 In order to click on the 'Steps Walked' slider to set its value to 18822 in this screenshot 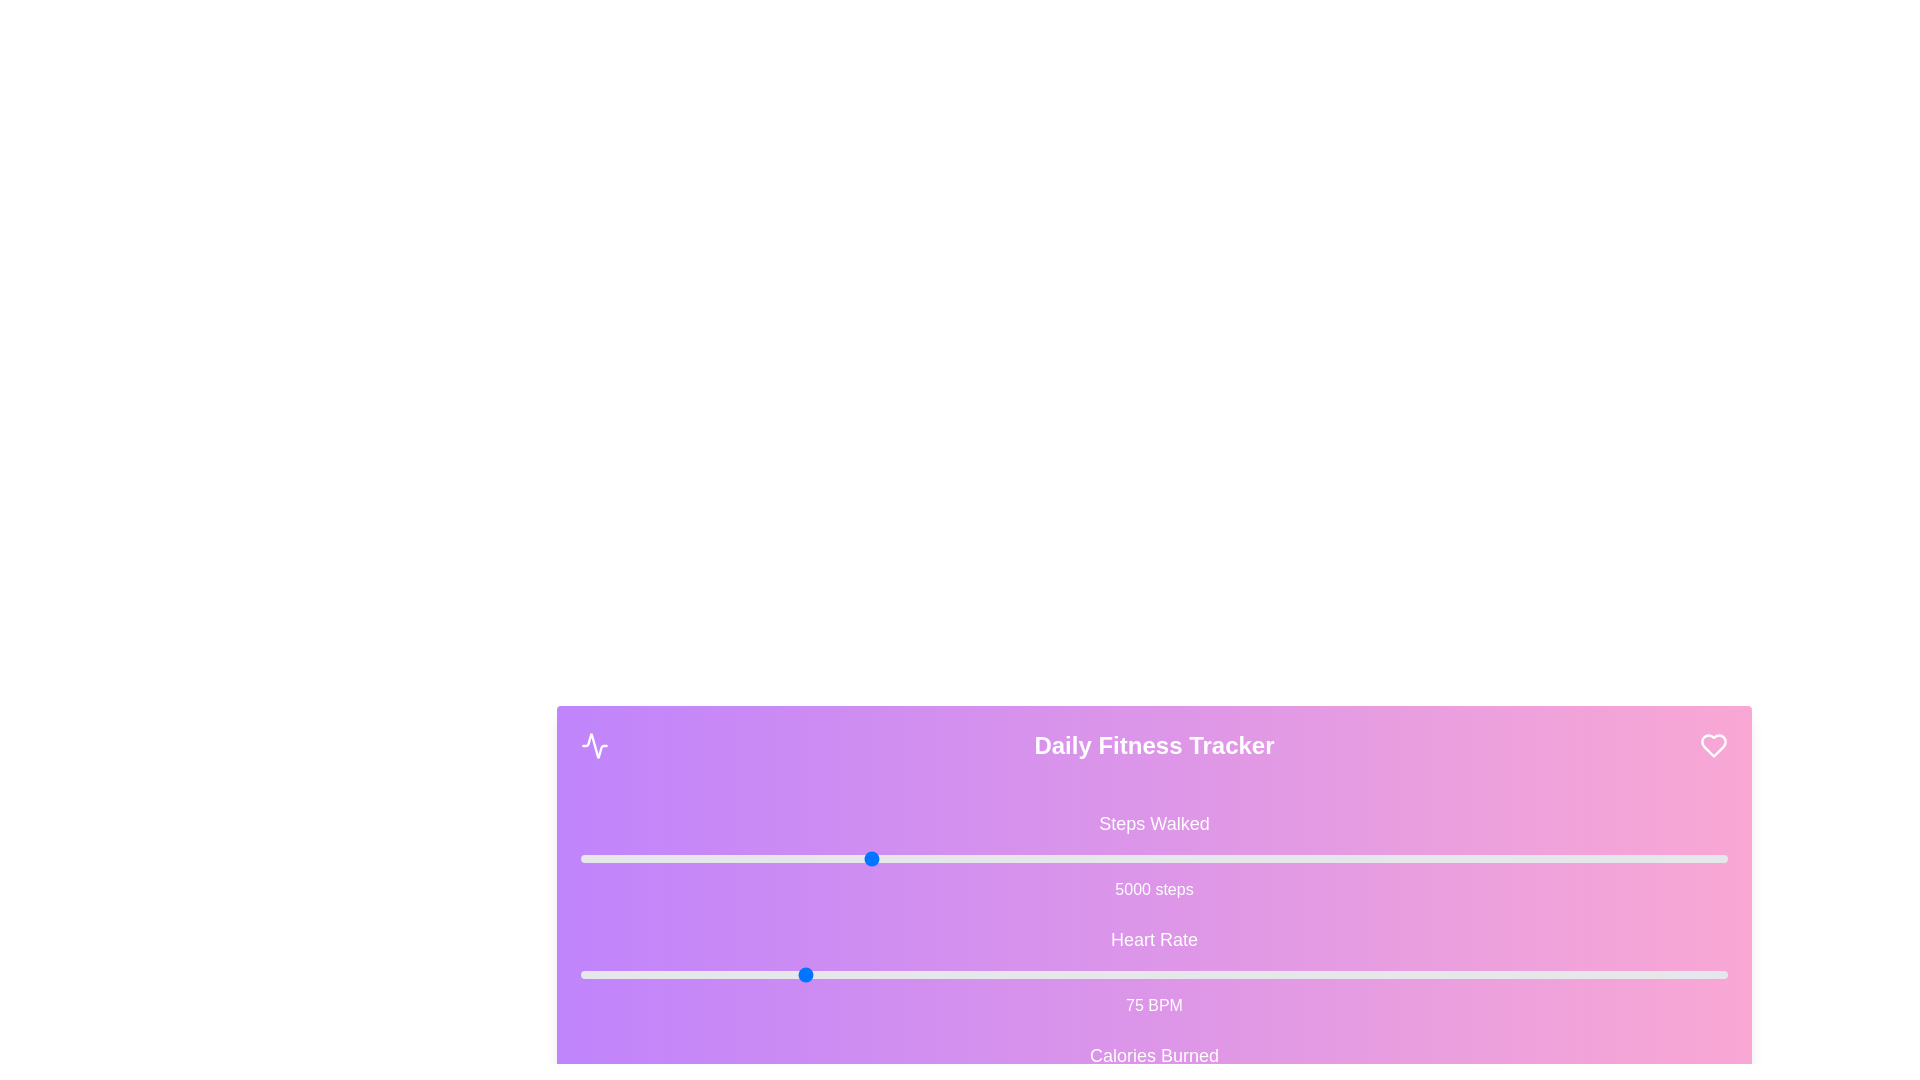, I will do `click(1660, 858)`.